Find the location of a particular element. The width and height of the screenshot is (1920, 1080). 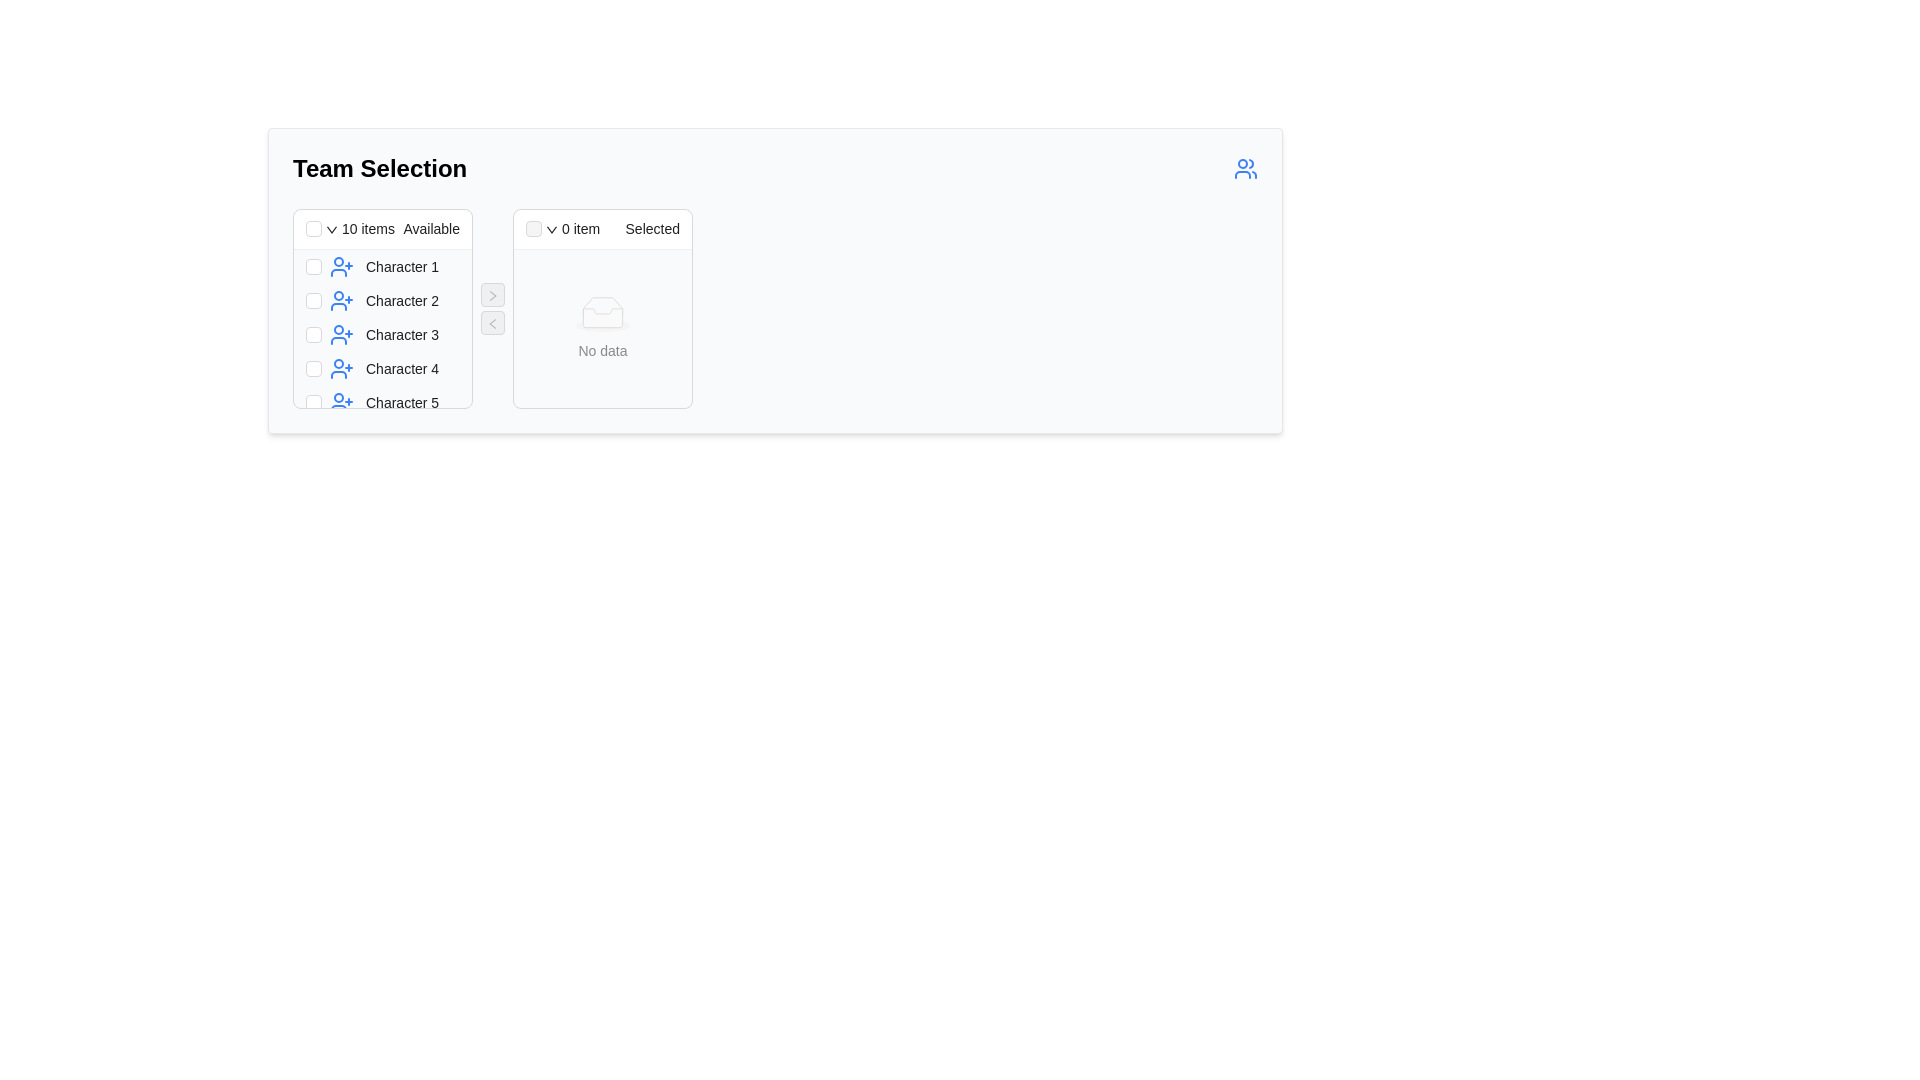

the checkbox in the fifth row of the list under the left panel header is located at coordinates (383, 402).